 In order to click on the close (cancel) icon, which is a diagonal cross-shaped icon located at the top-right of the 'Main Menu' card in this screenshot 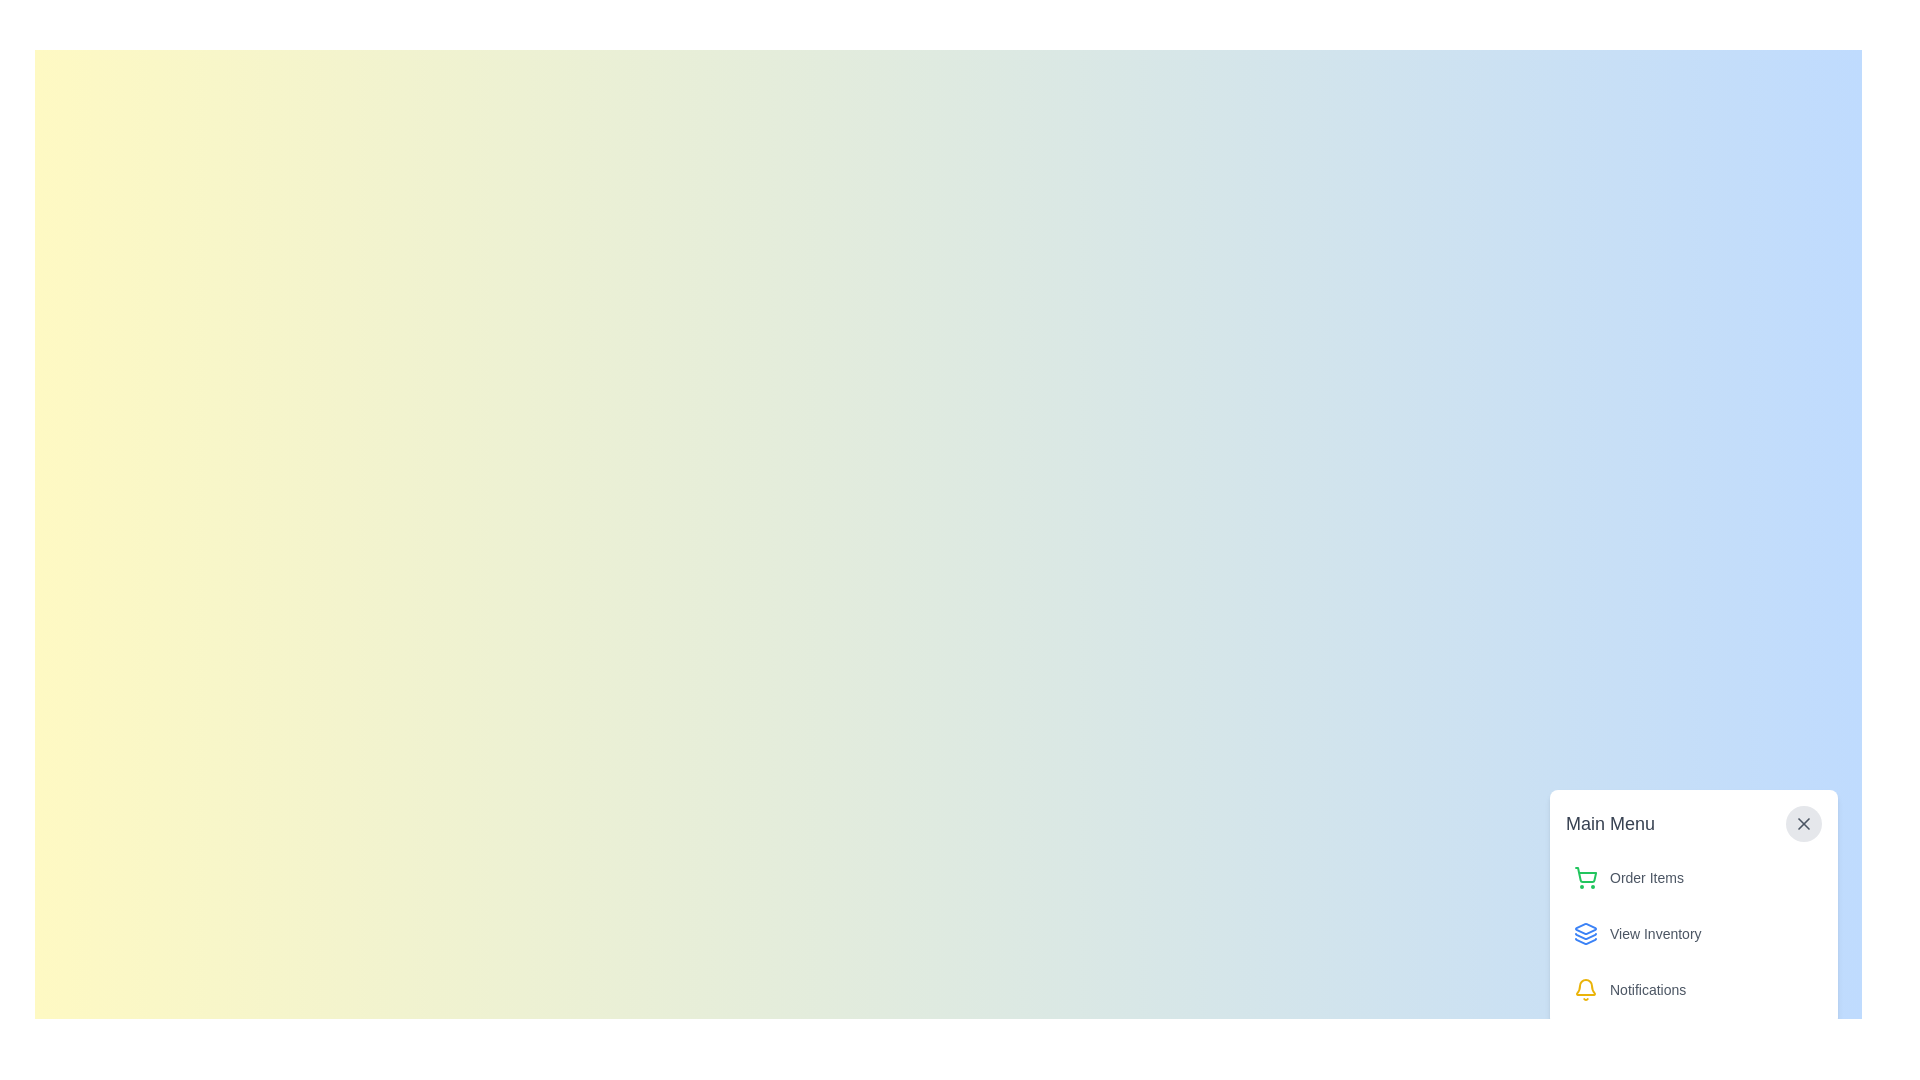, I will do `click(1804, 824)`.